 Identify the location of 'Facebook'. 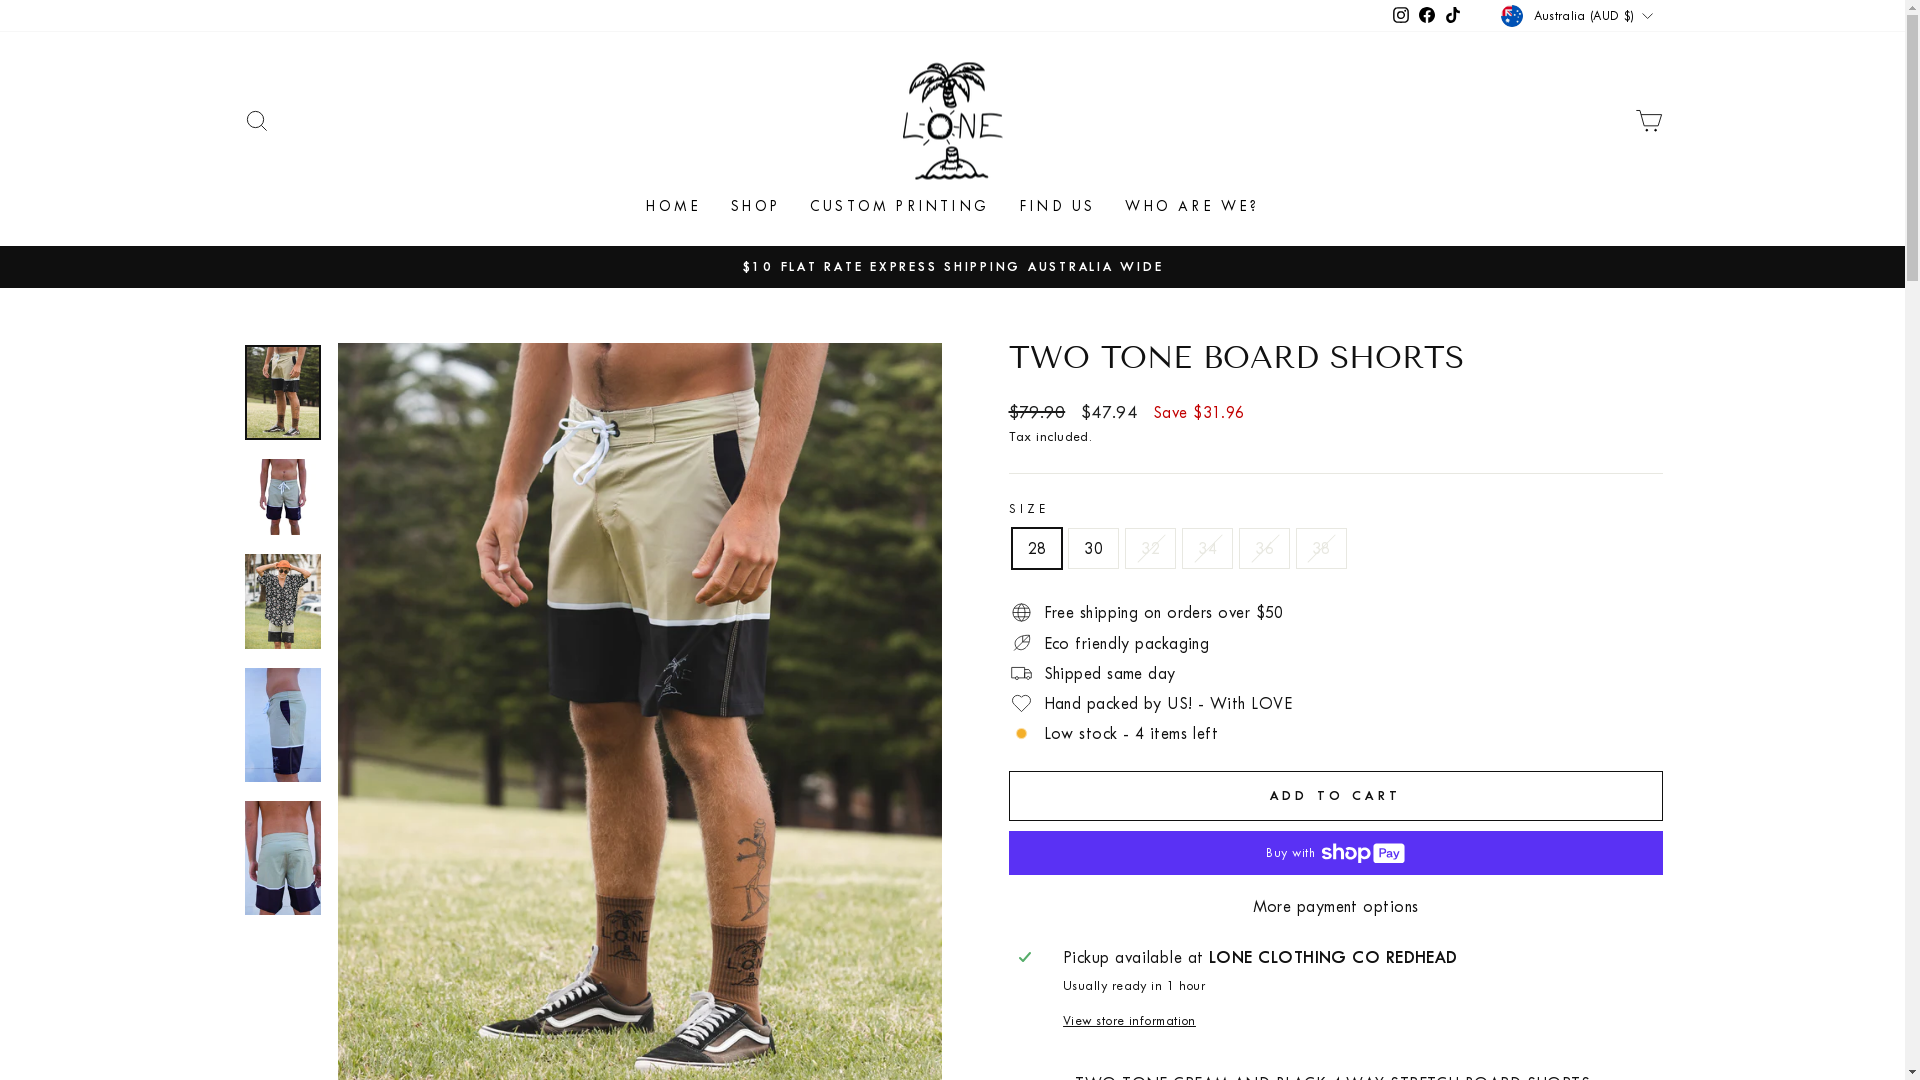
(1425, 15).